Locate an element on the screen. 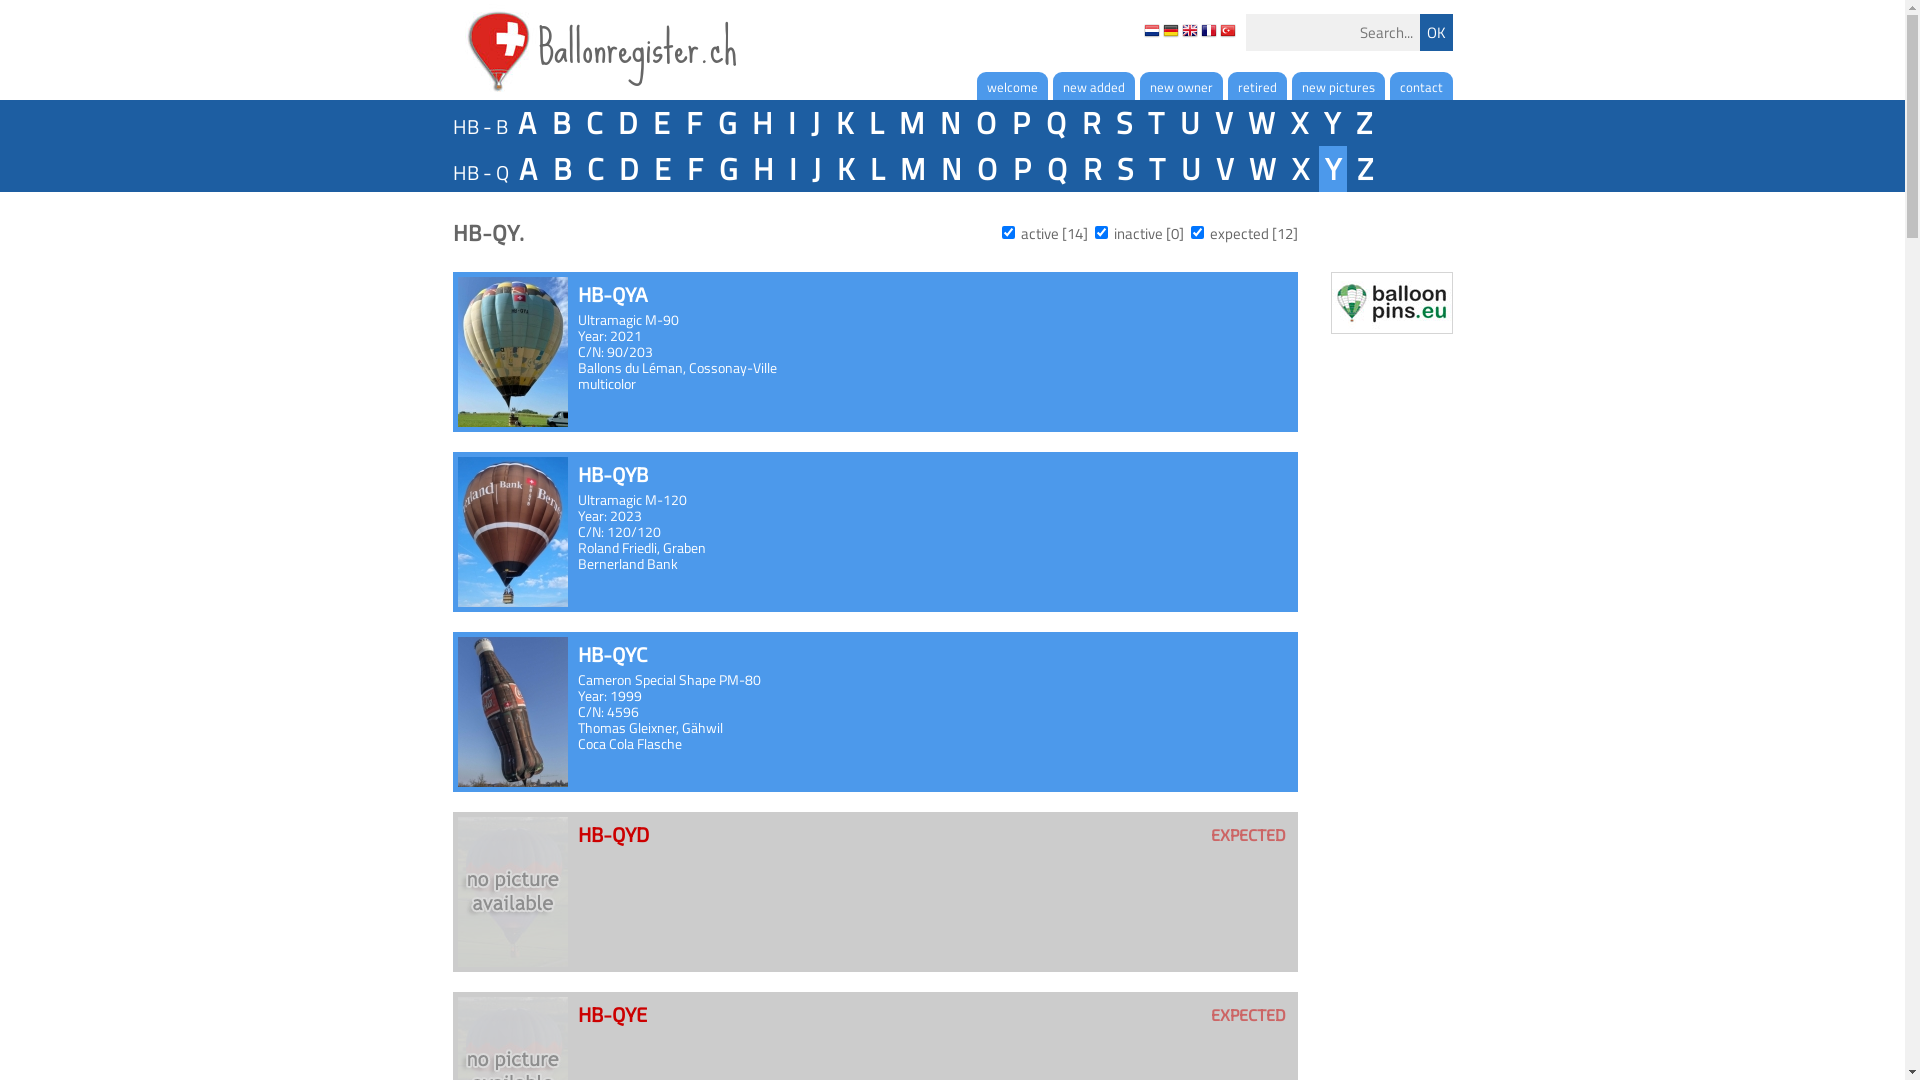 The image size is (1920, 1080). 'F' is located at coordinates (694, 168).